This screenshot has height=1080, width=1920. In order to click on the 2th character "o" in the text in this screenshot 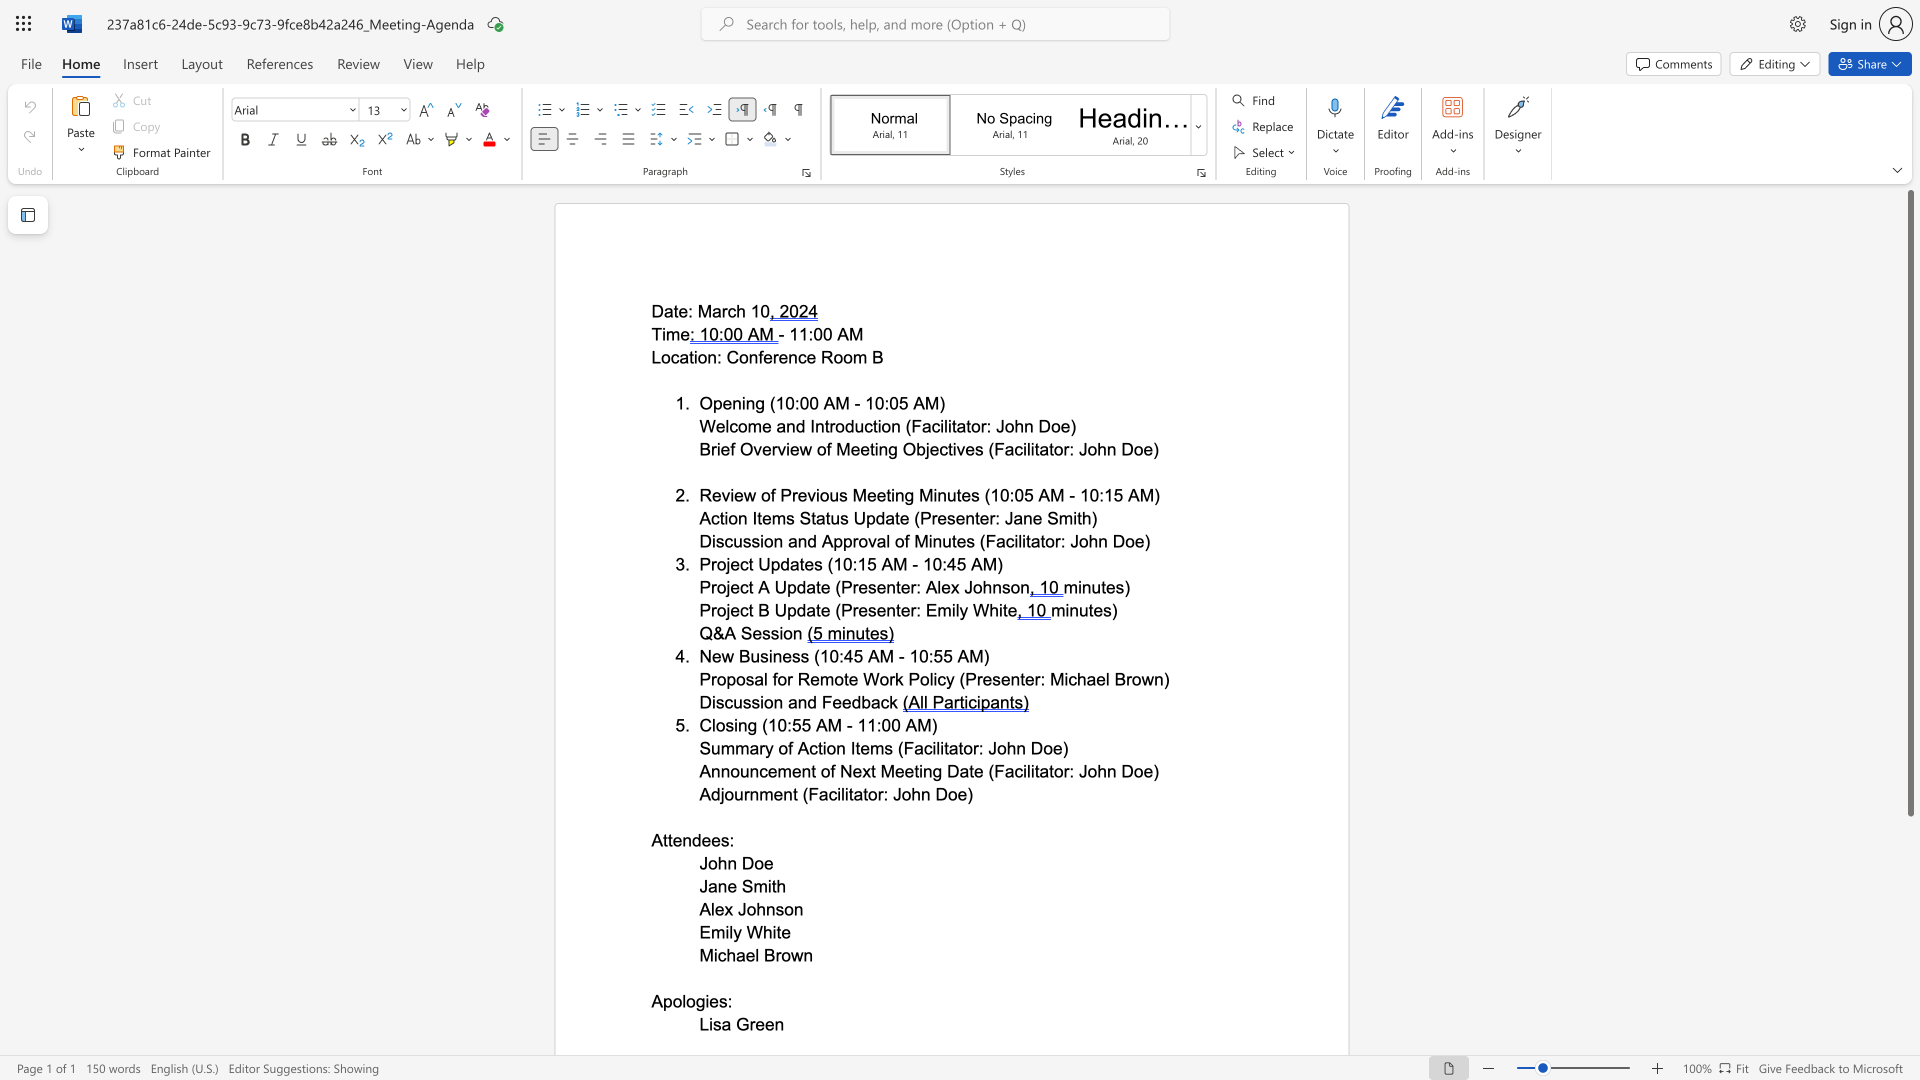, I will do `click(691, 1001)`.